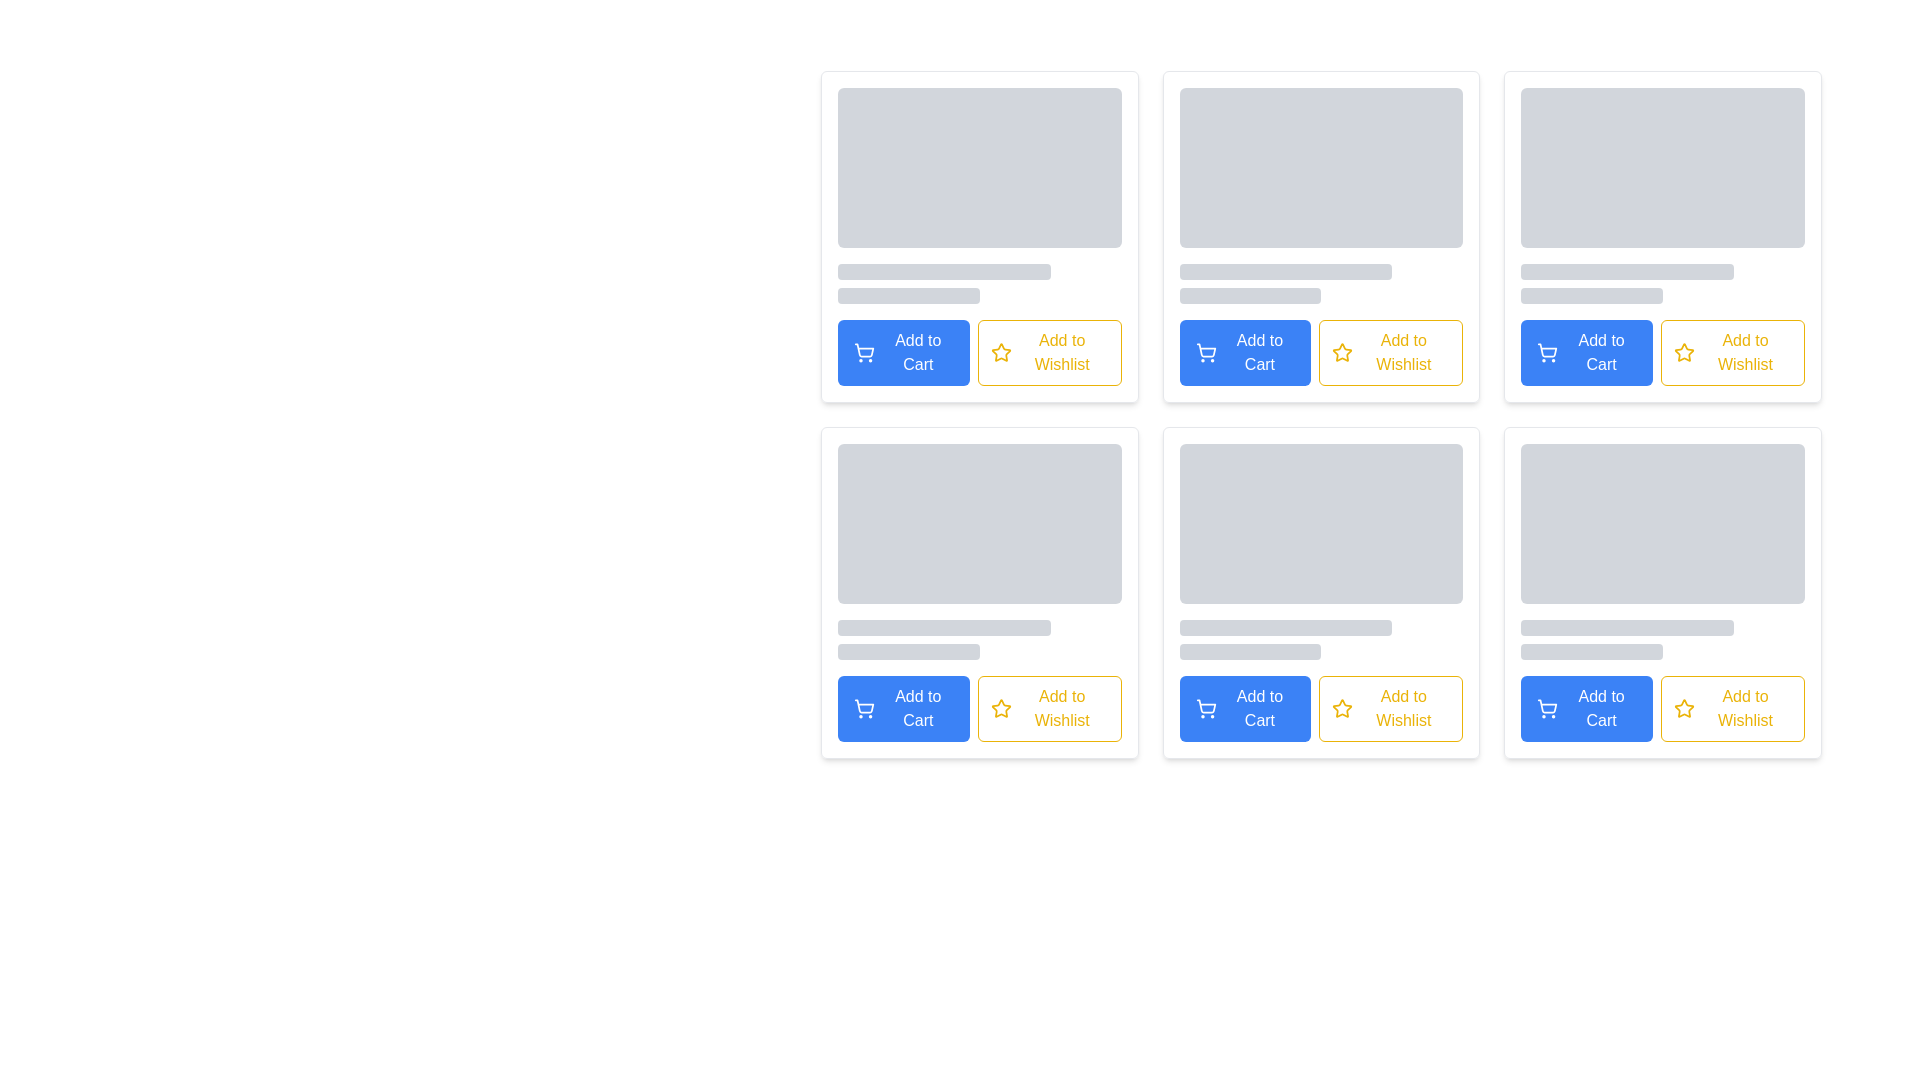 Image resolution: width=1920 pixels, height=1080 pixels. Describe the element at coordinates (864, 708) in the screenshot. I see `the shopping cart icon within the blue 'Add to Cart' button located in the bottom-left of the grid` at that location.